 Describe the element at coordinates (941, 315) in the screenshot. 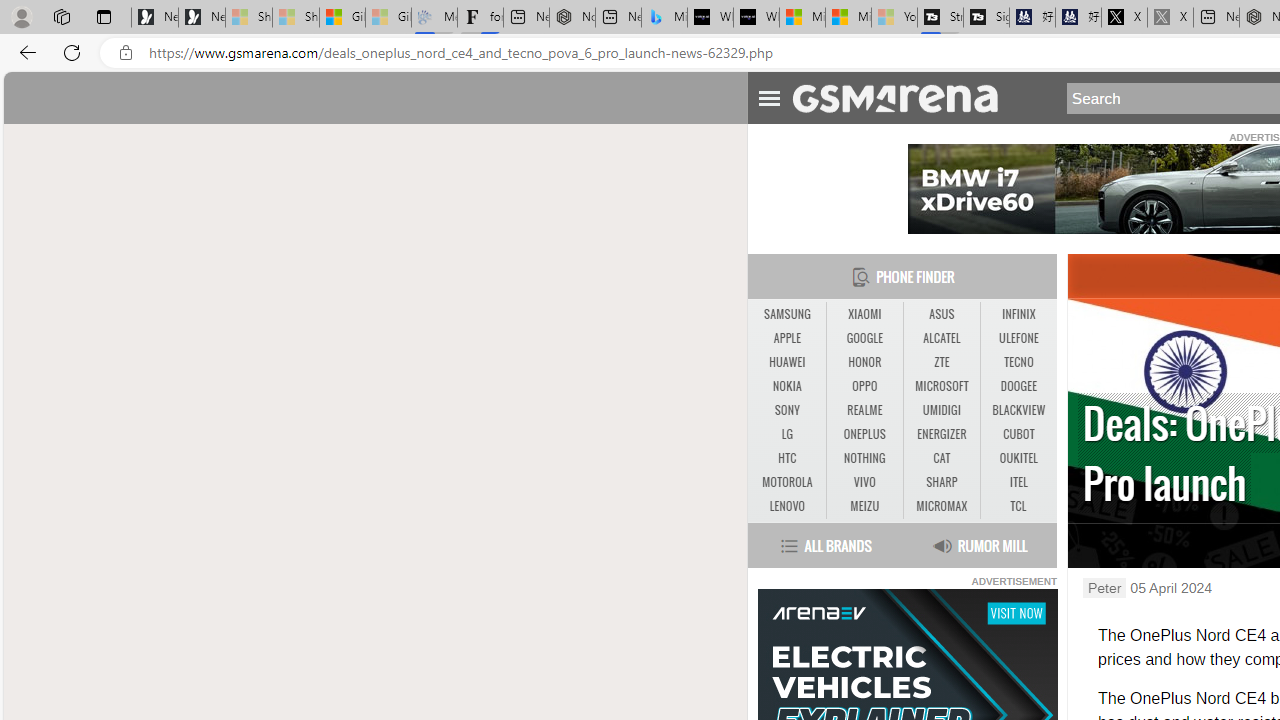

I see `'ASUS'` at that location.